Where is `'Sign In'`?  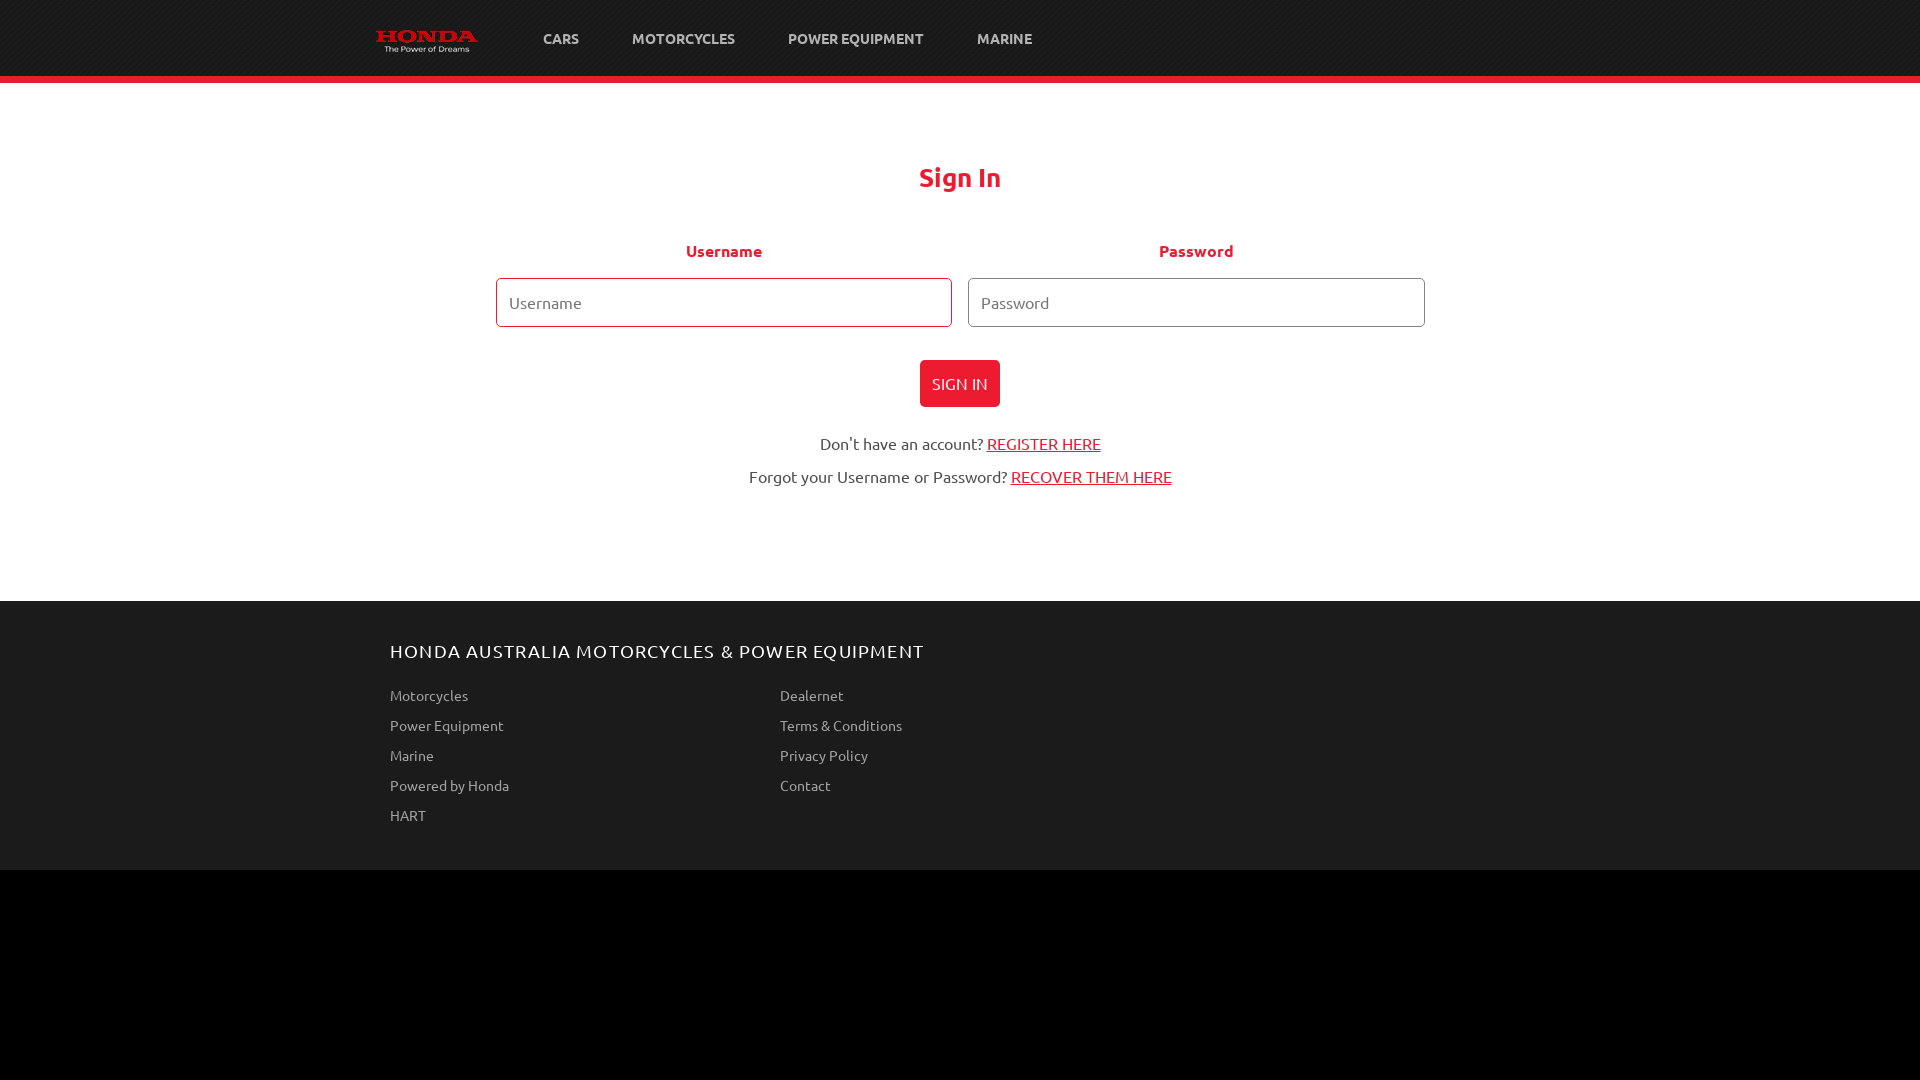
'Sign In' is located at coordinates (919, 383).